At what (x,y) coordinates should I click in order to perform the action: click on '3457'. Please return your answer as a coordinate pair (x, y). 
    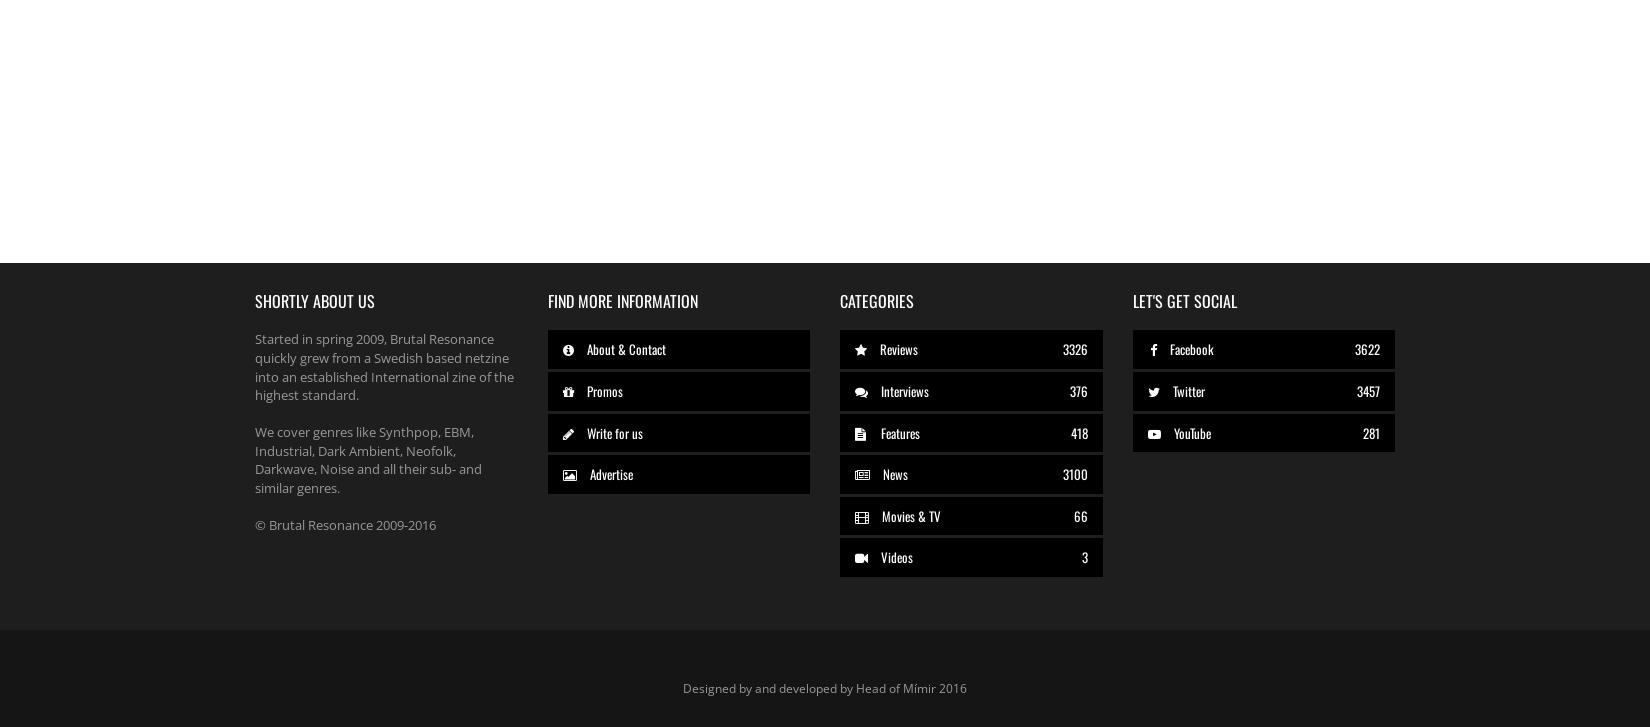
    Looking at the image, I should click on (1367, 389).